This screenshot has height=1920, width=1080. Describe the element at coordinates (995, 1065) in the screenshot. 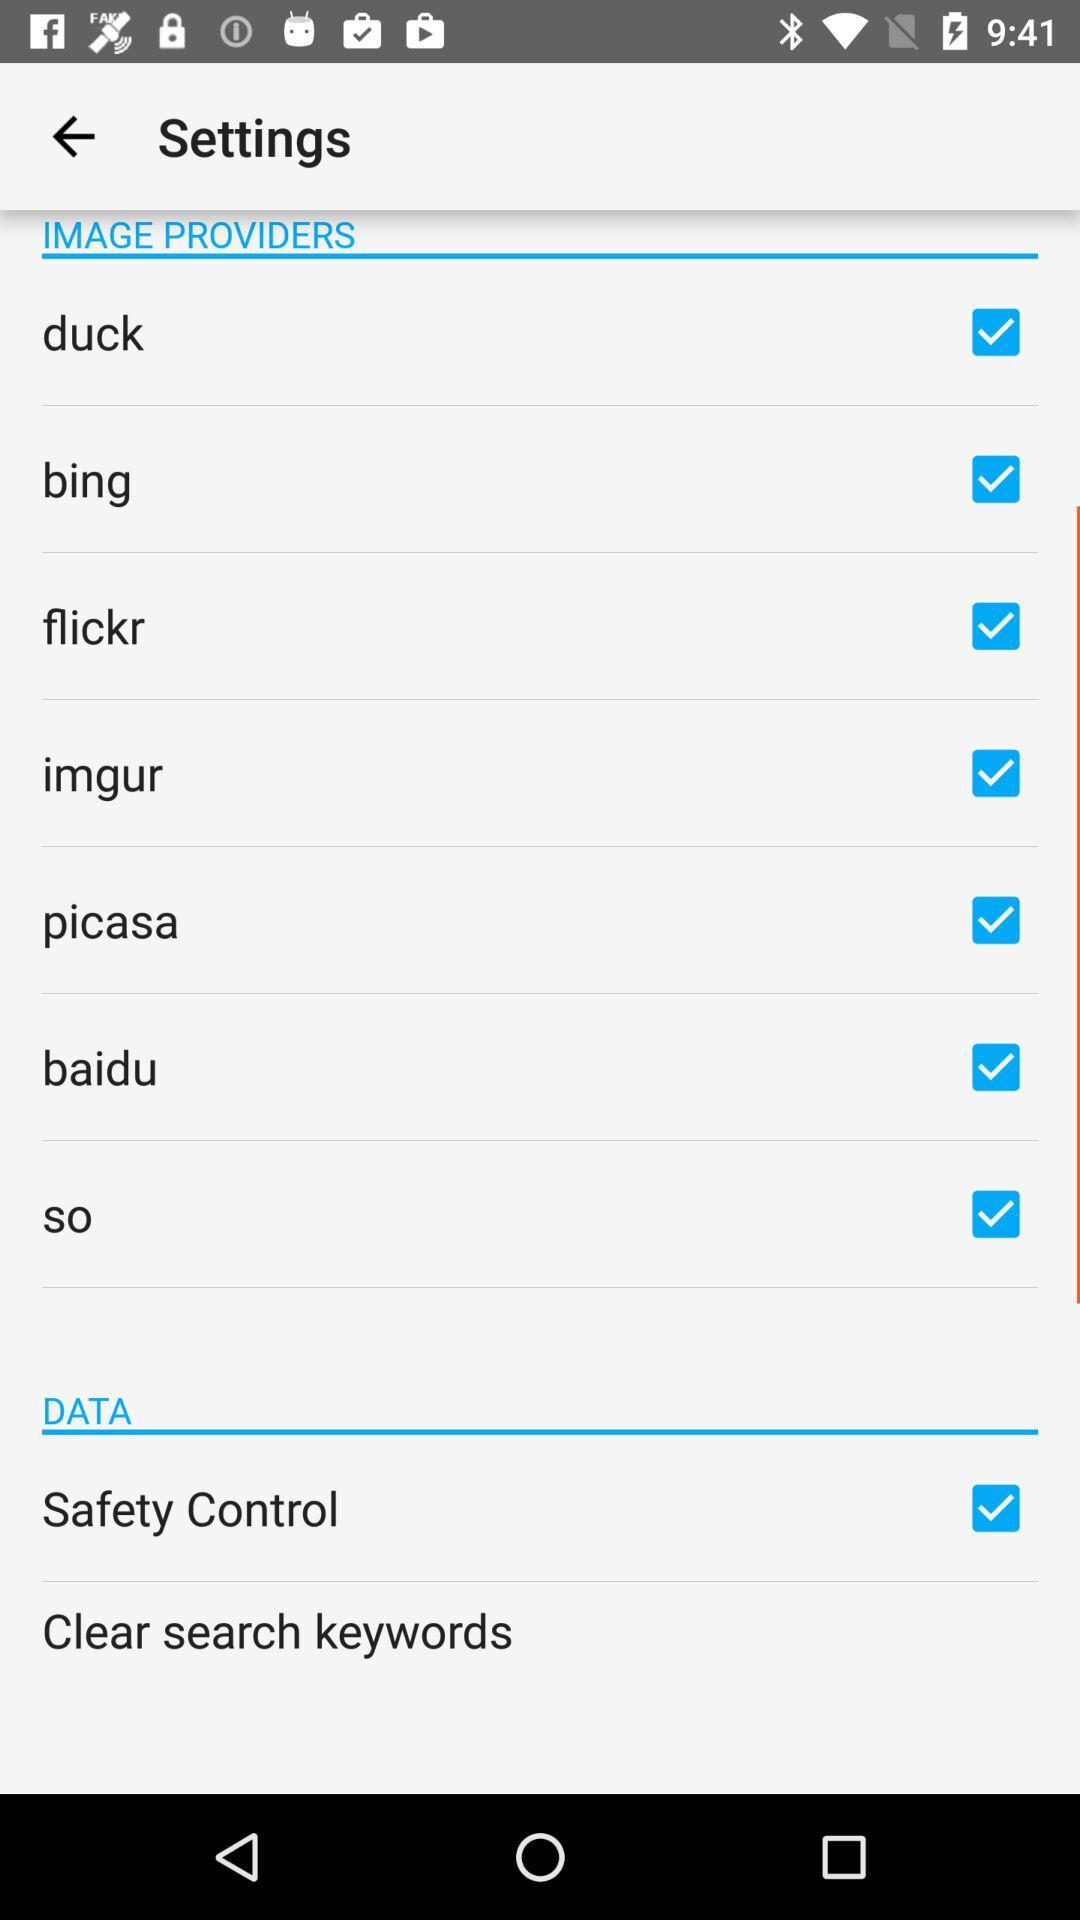

I see `select/unselect option` at that location.